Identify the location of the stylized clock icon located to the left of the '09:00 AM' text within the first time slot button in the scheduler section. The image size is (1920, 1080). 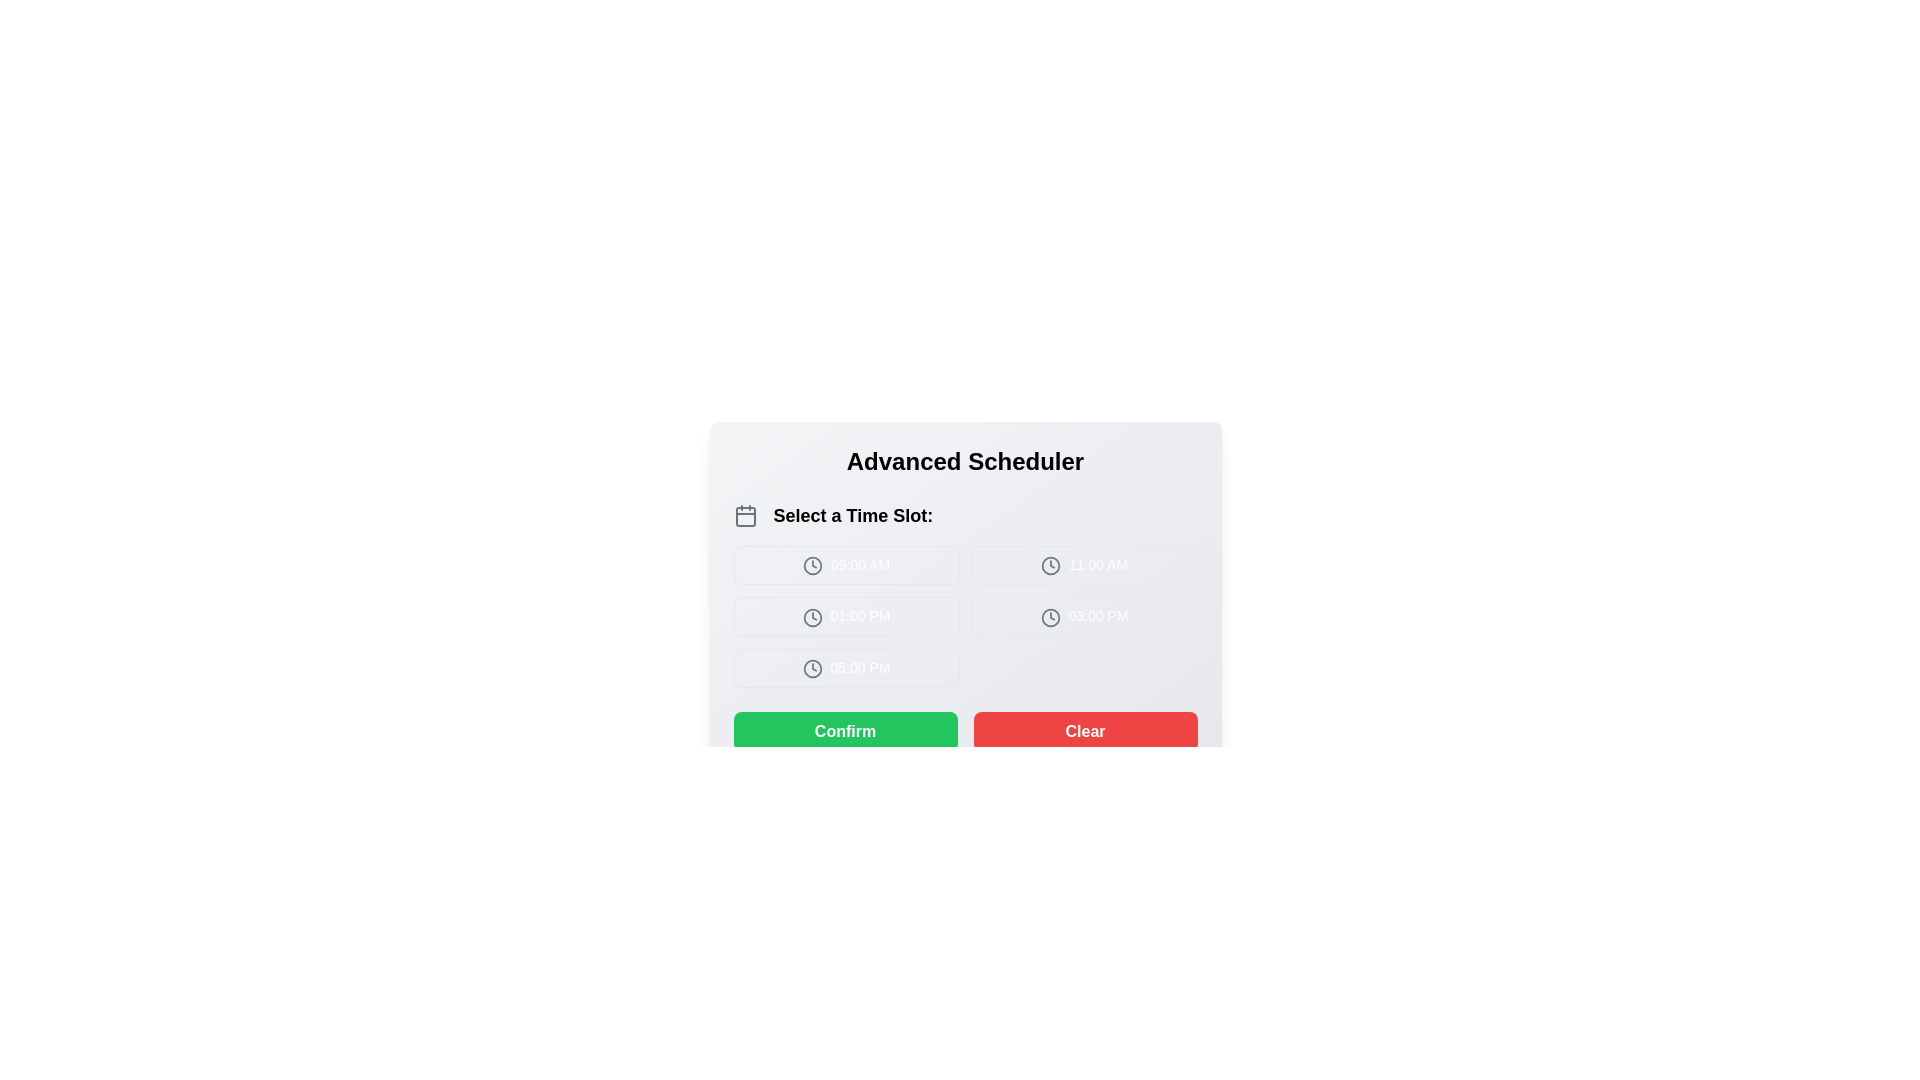
(812, 566).